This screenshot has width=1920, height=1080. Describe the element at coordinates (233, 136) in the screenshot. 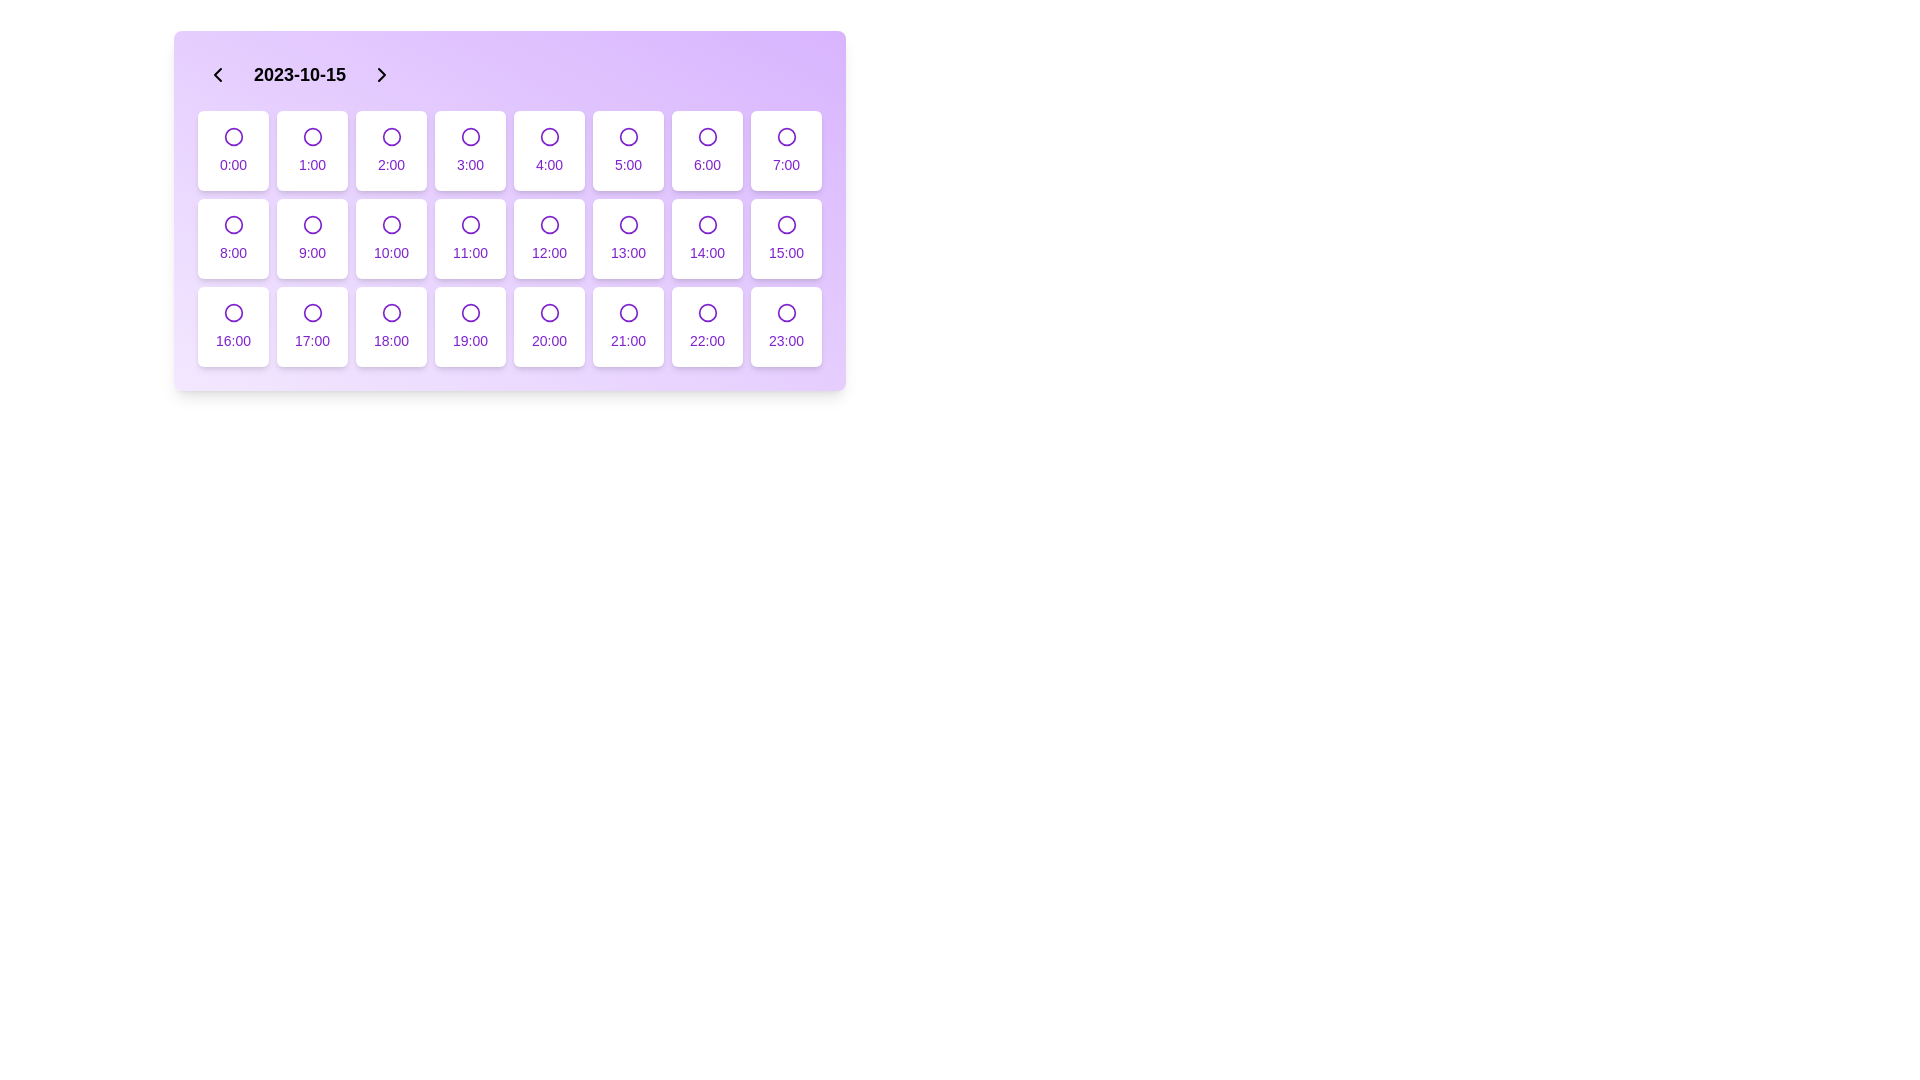

I see `the circular icon outlined in purple, located above the text '0:00' in the first card of the grid layout` at that location.